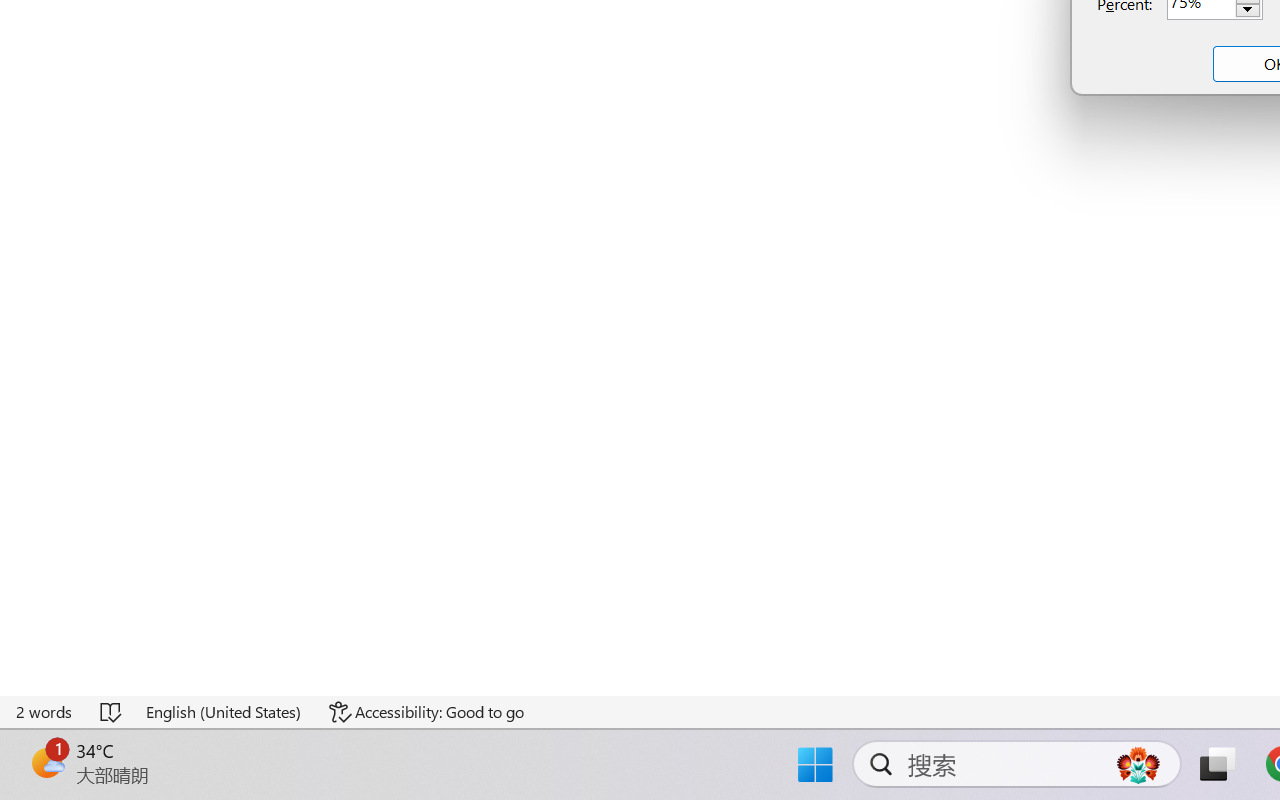  Describe the element at coordinates (45, 711) in the screenshot. I see `'Word Count 2 words'` at that location.